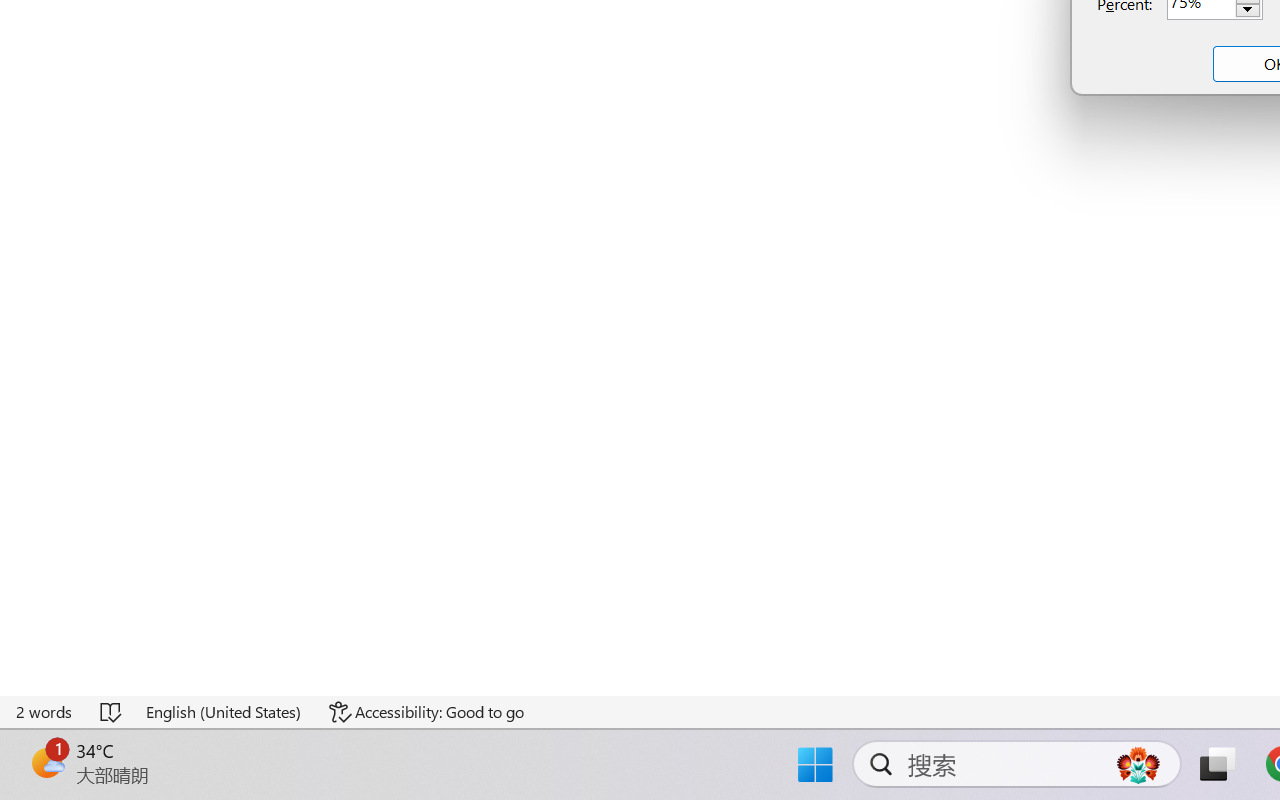  Describe the element at coordinates (45, 711) in the screenshot. I see `'Word Count 2 words'` at that location.